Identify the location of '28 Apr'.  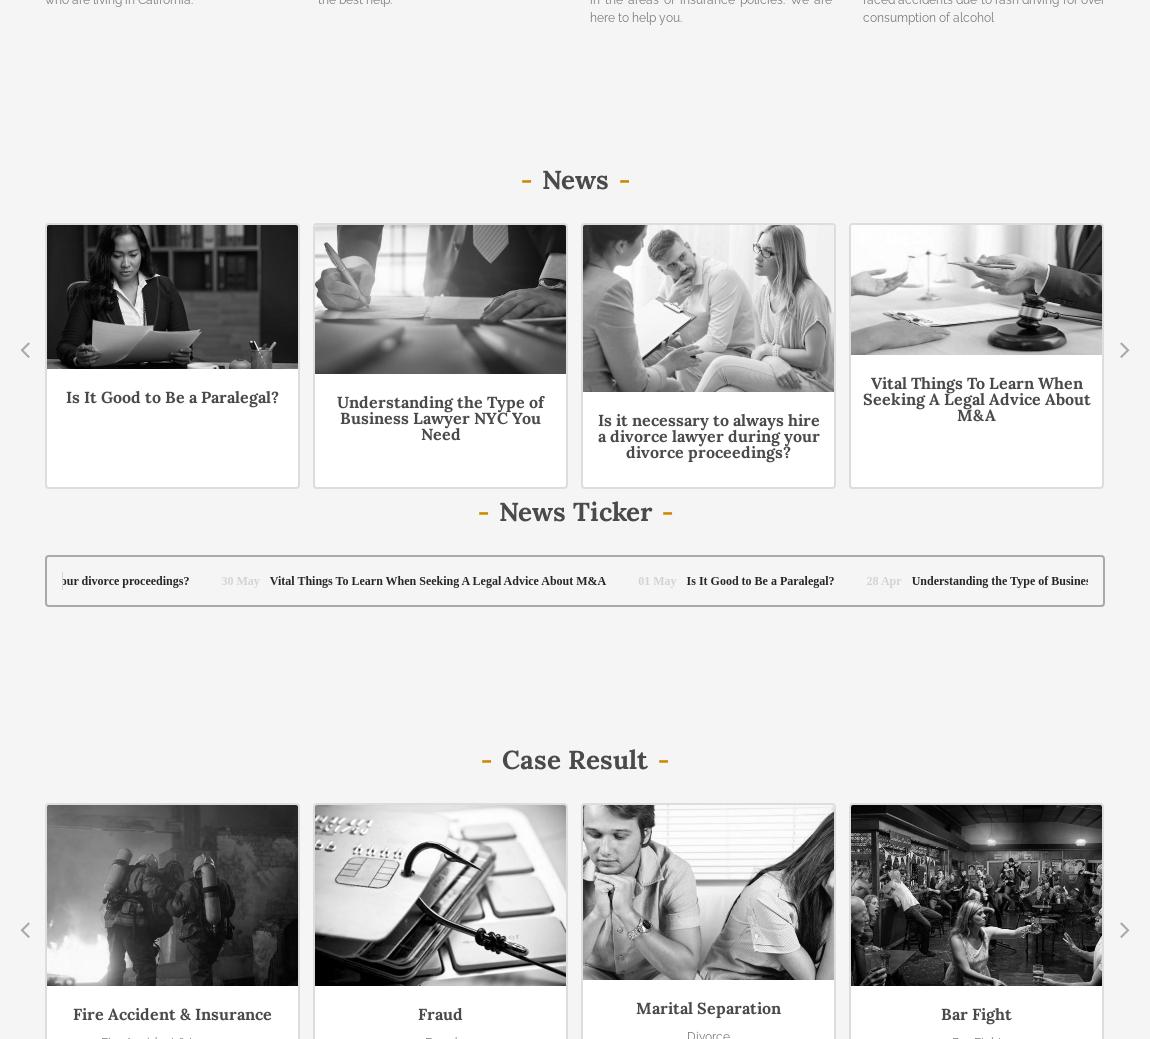
(263, 182).